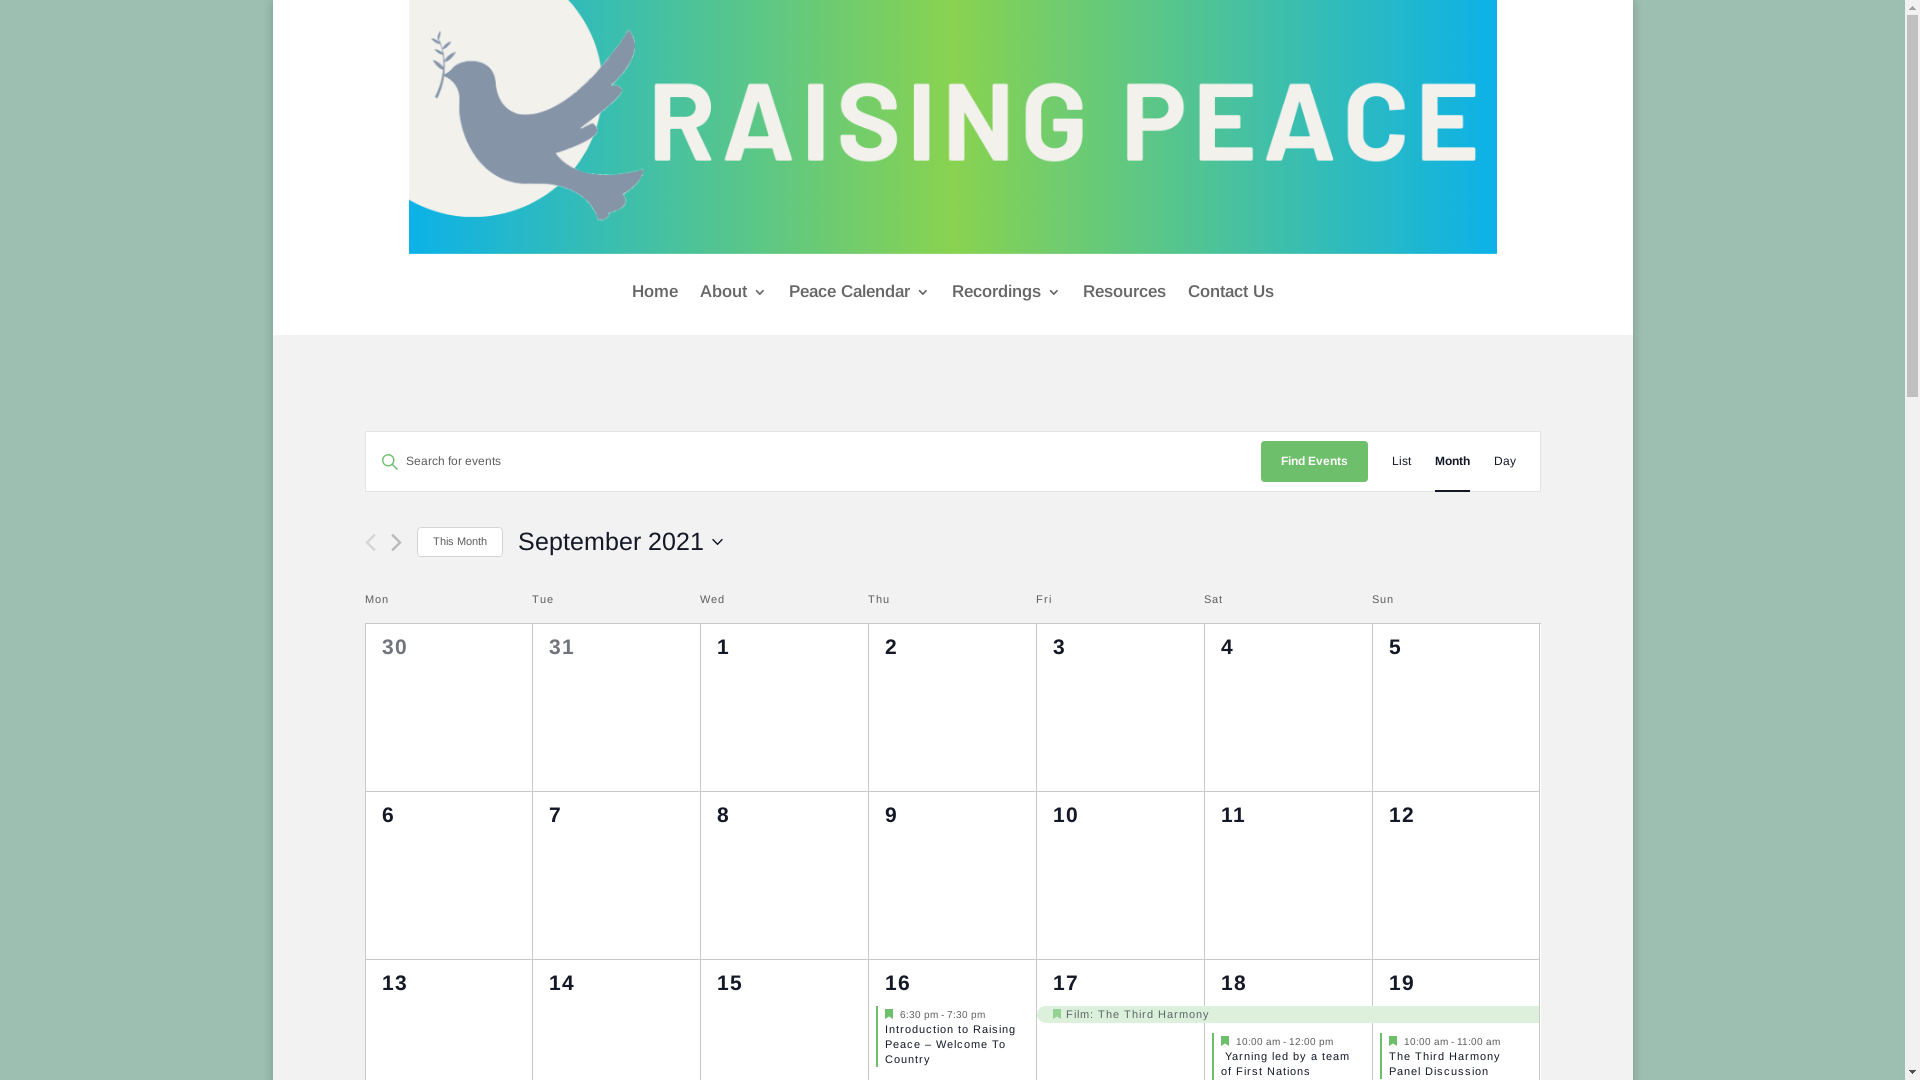 The image size is (1920, 1080). I want to click on 'Home', so click(654, 292).